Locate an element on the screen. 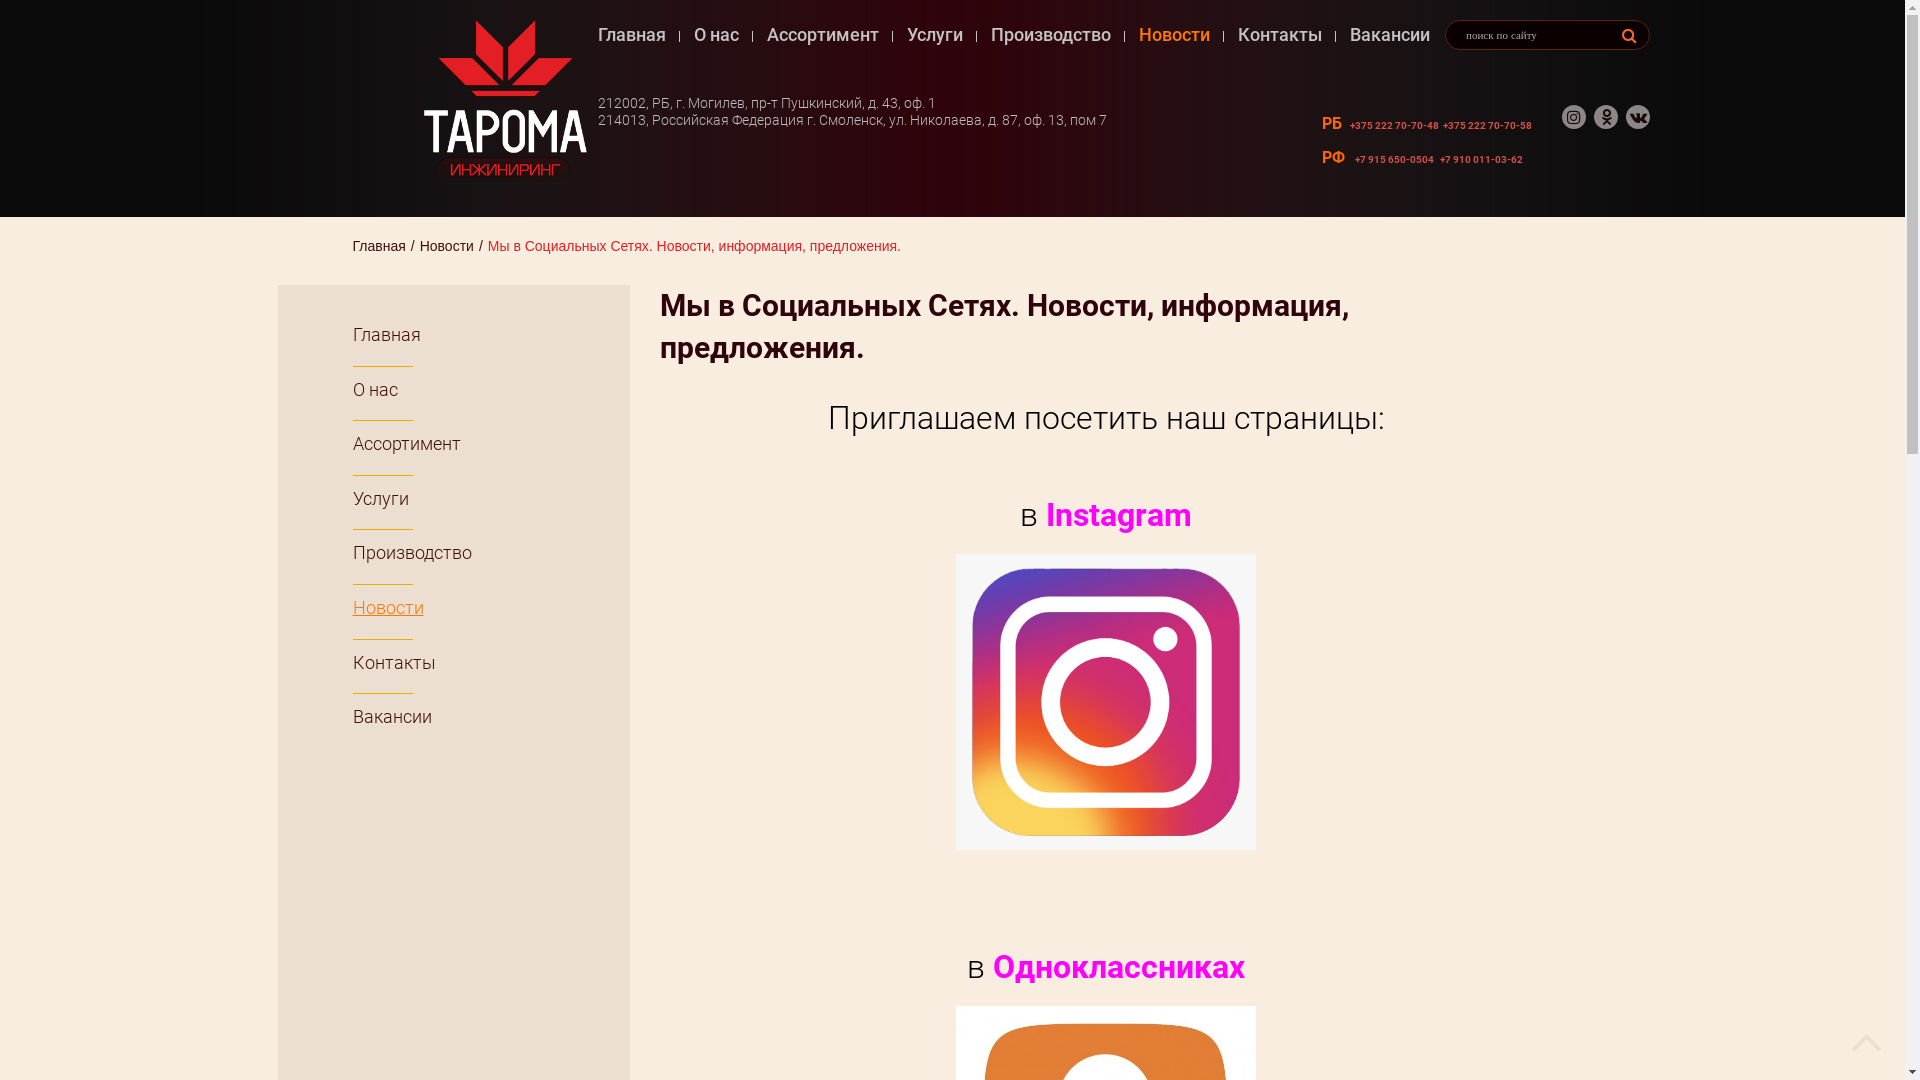 The image size is (1920, 1080). '+375 222 70-70-48' is located at coordinates (1393, 125).